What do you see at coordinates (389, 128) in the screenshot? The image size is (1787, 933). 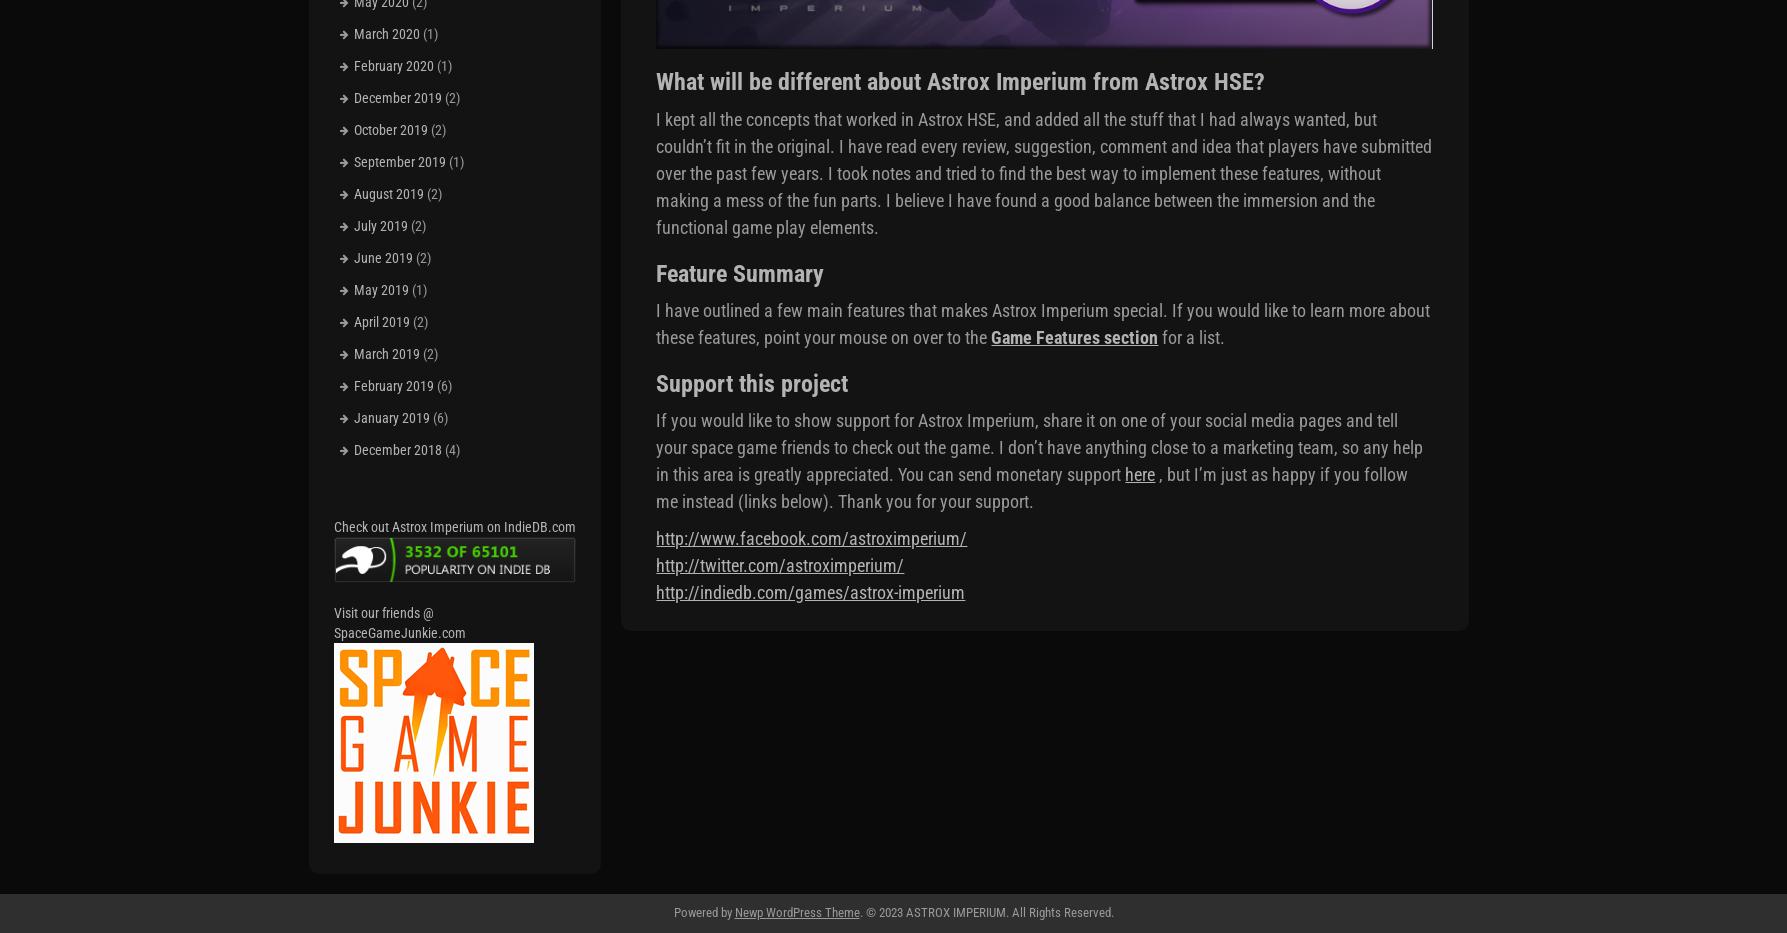 I see `'October 2019'` at bounding box center [389, 128].